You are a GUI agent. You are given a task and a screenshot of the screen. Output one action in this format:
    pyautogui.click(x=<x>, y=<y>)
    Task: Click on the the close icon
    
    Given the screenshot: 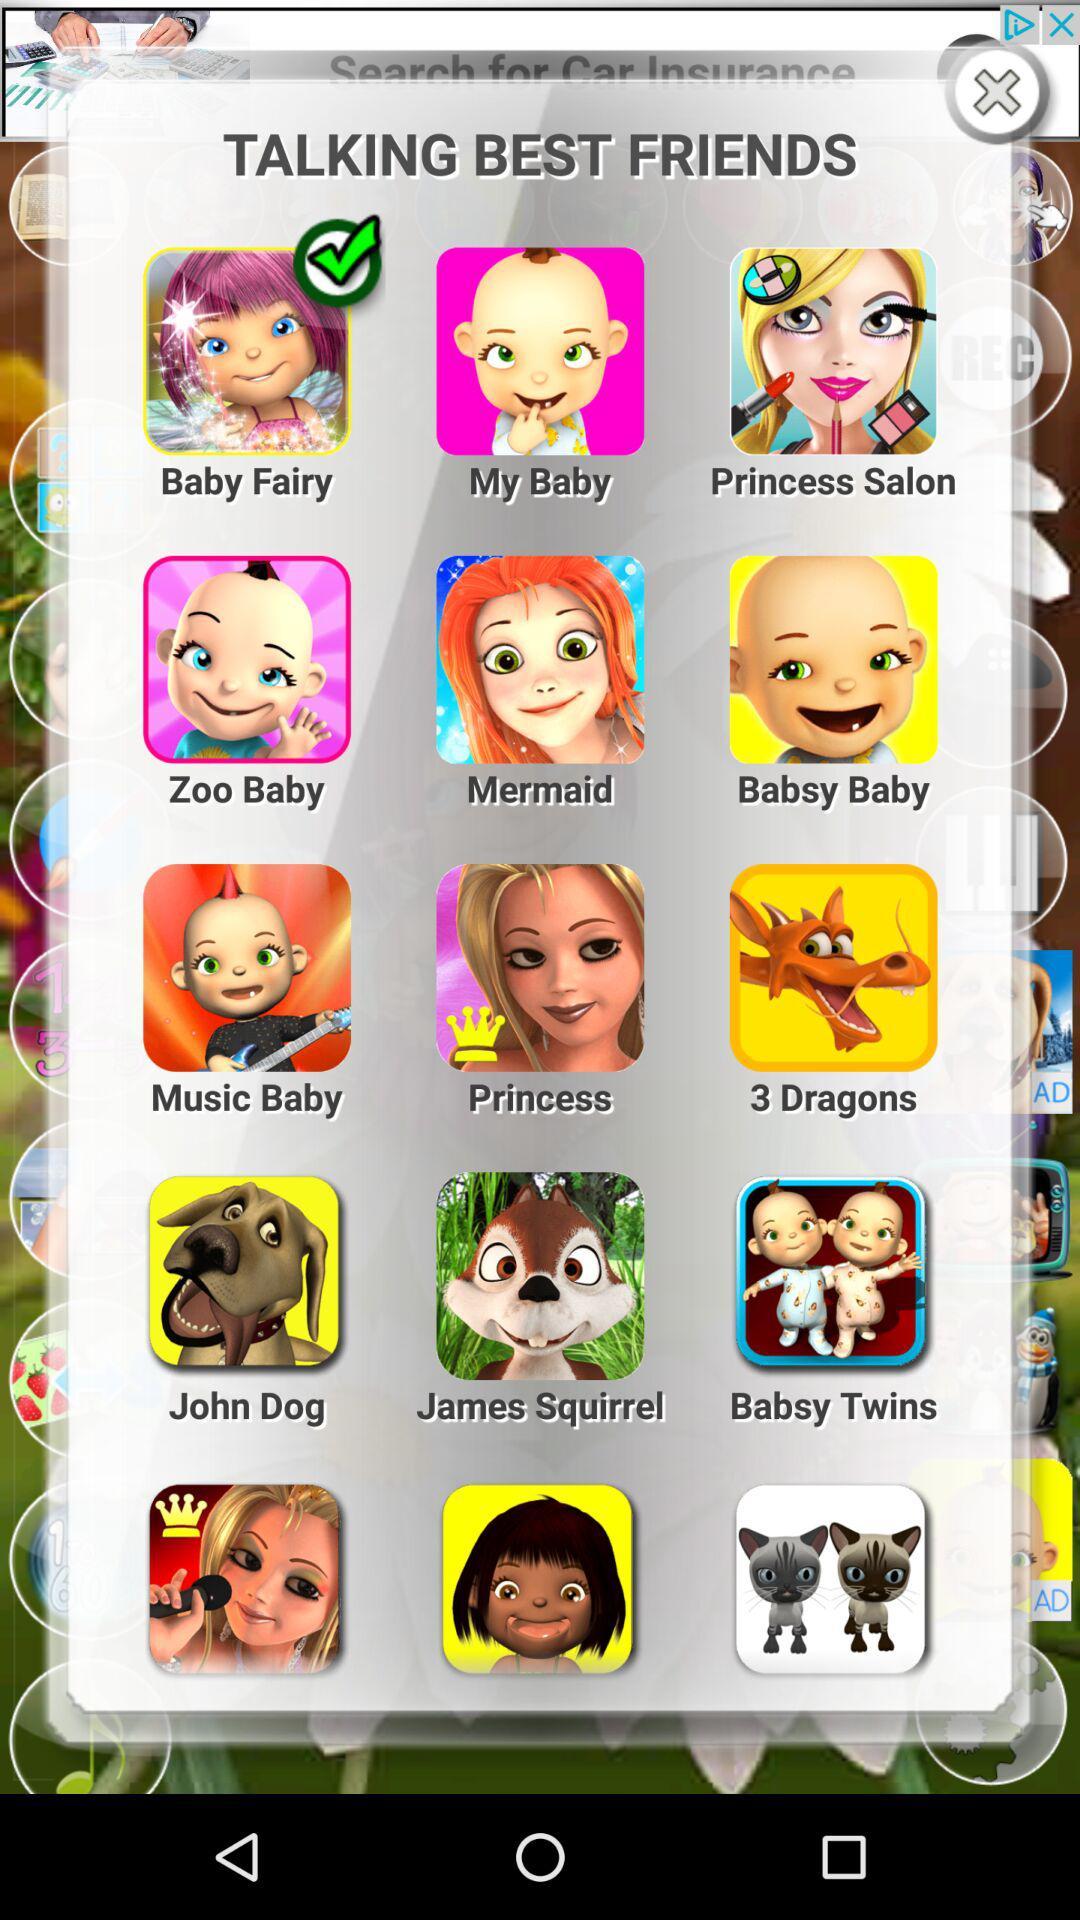 What is the action you would take?
    pyautogui.click(x=1001, y=100)
    